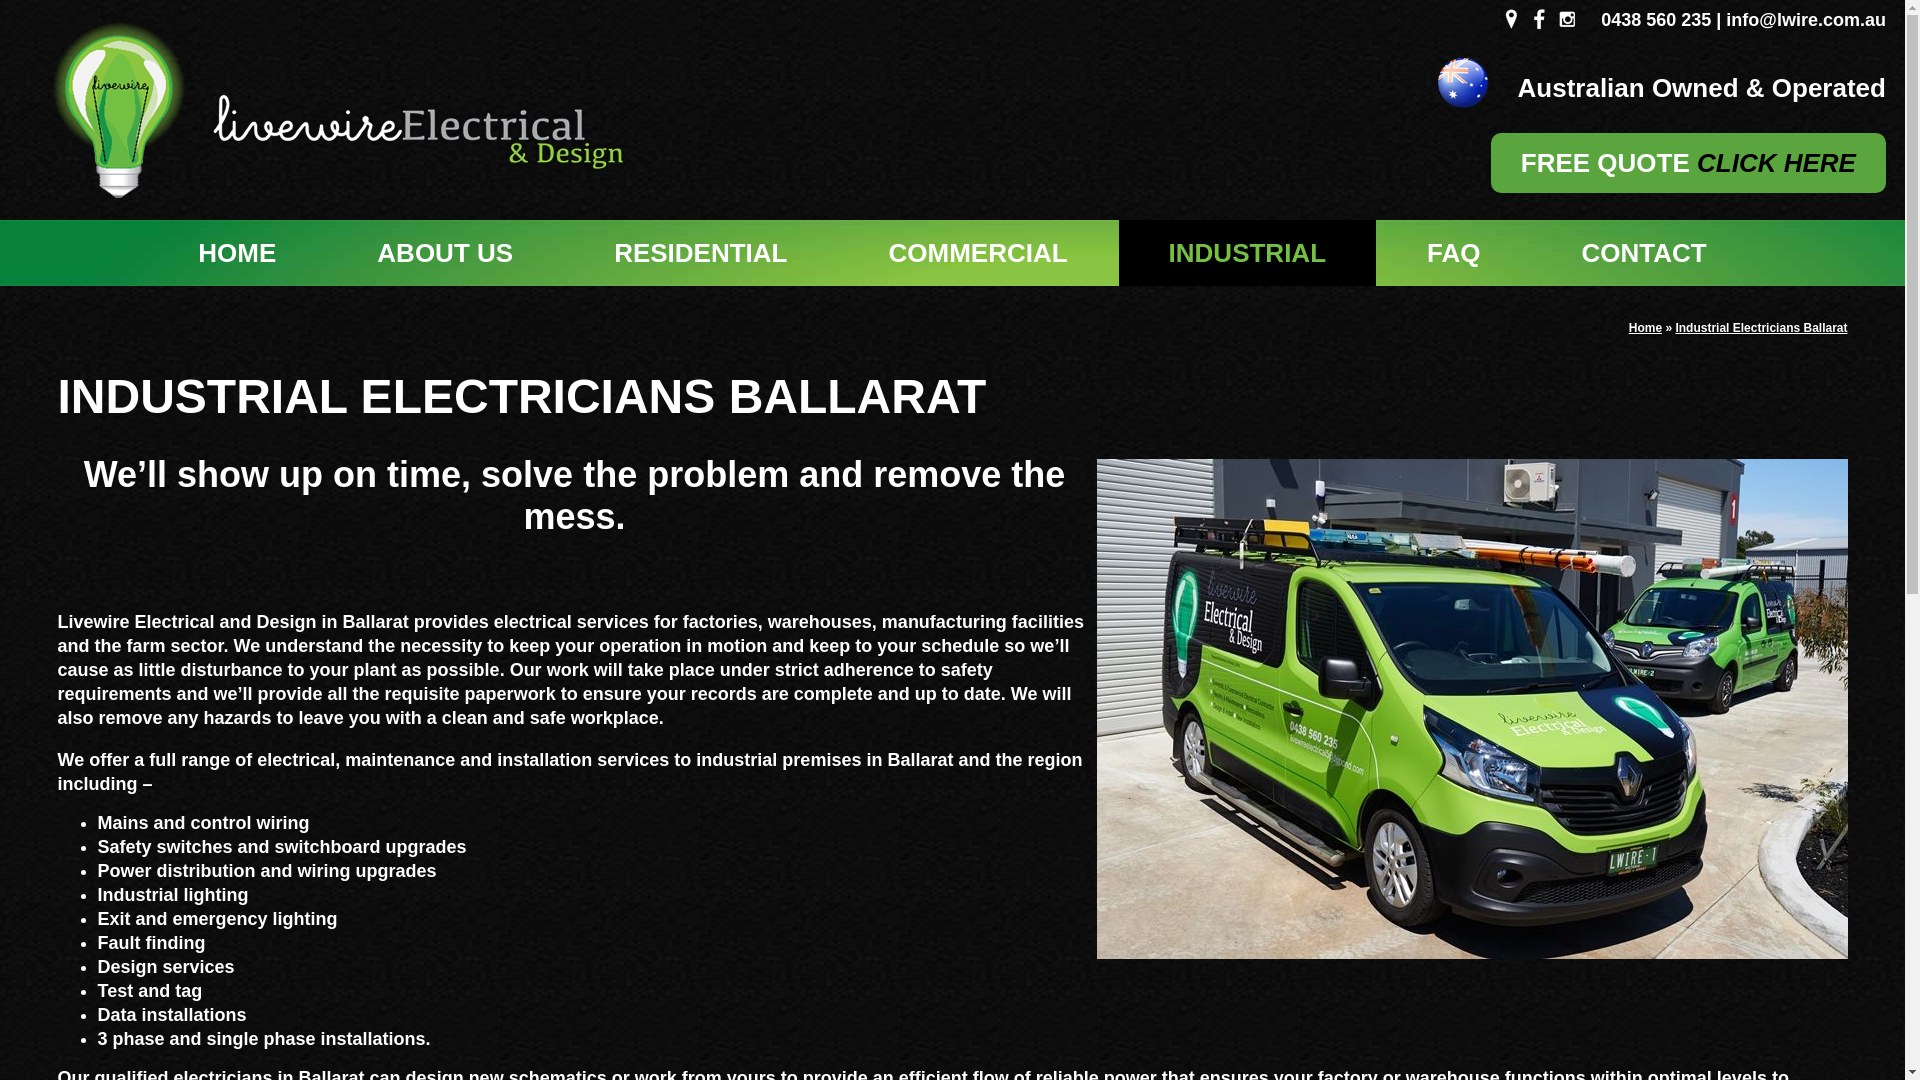  Describe the element at coordinates (1386, 82) in the screenshot. I see `'Australian Owned & Operated'` at that location.